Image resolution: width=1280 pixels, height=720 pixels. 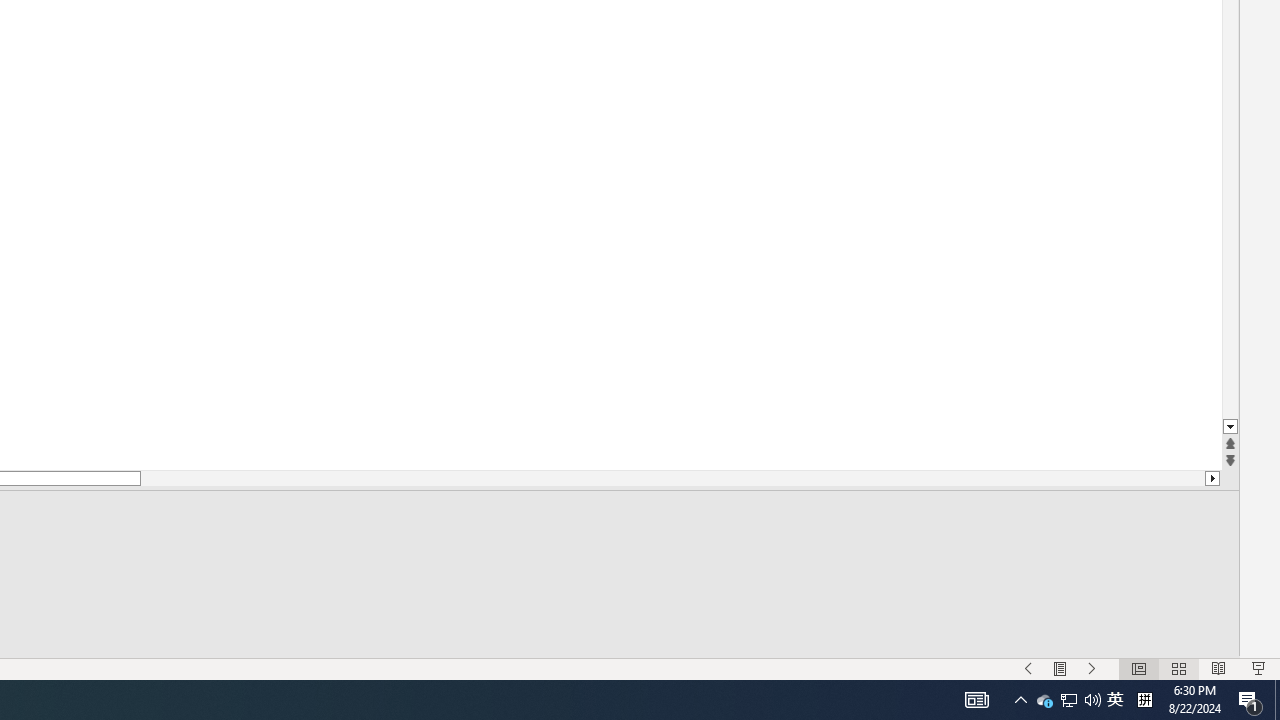 What do you see at coordinates (1091, 669) in the screenshot?
I see `'Slide Show Next On'` at bounding box center [1091, 669].